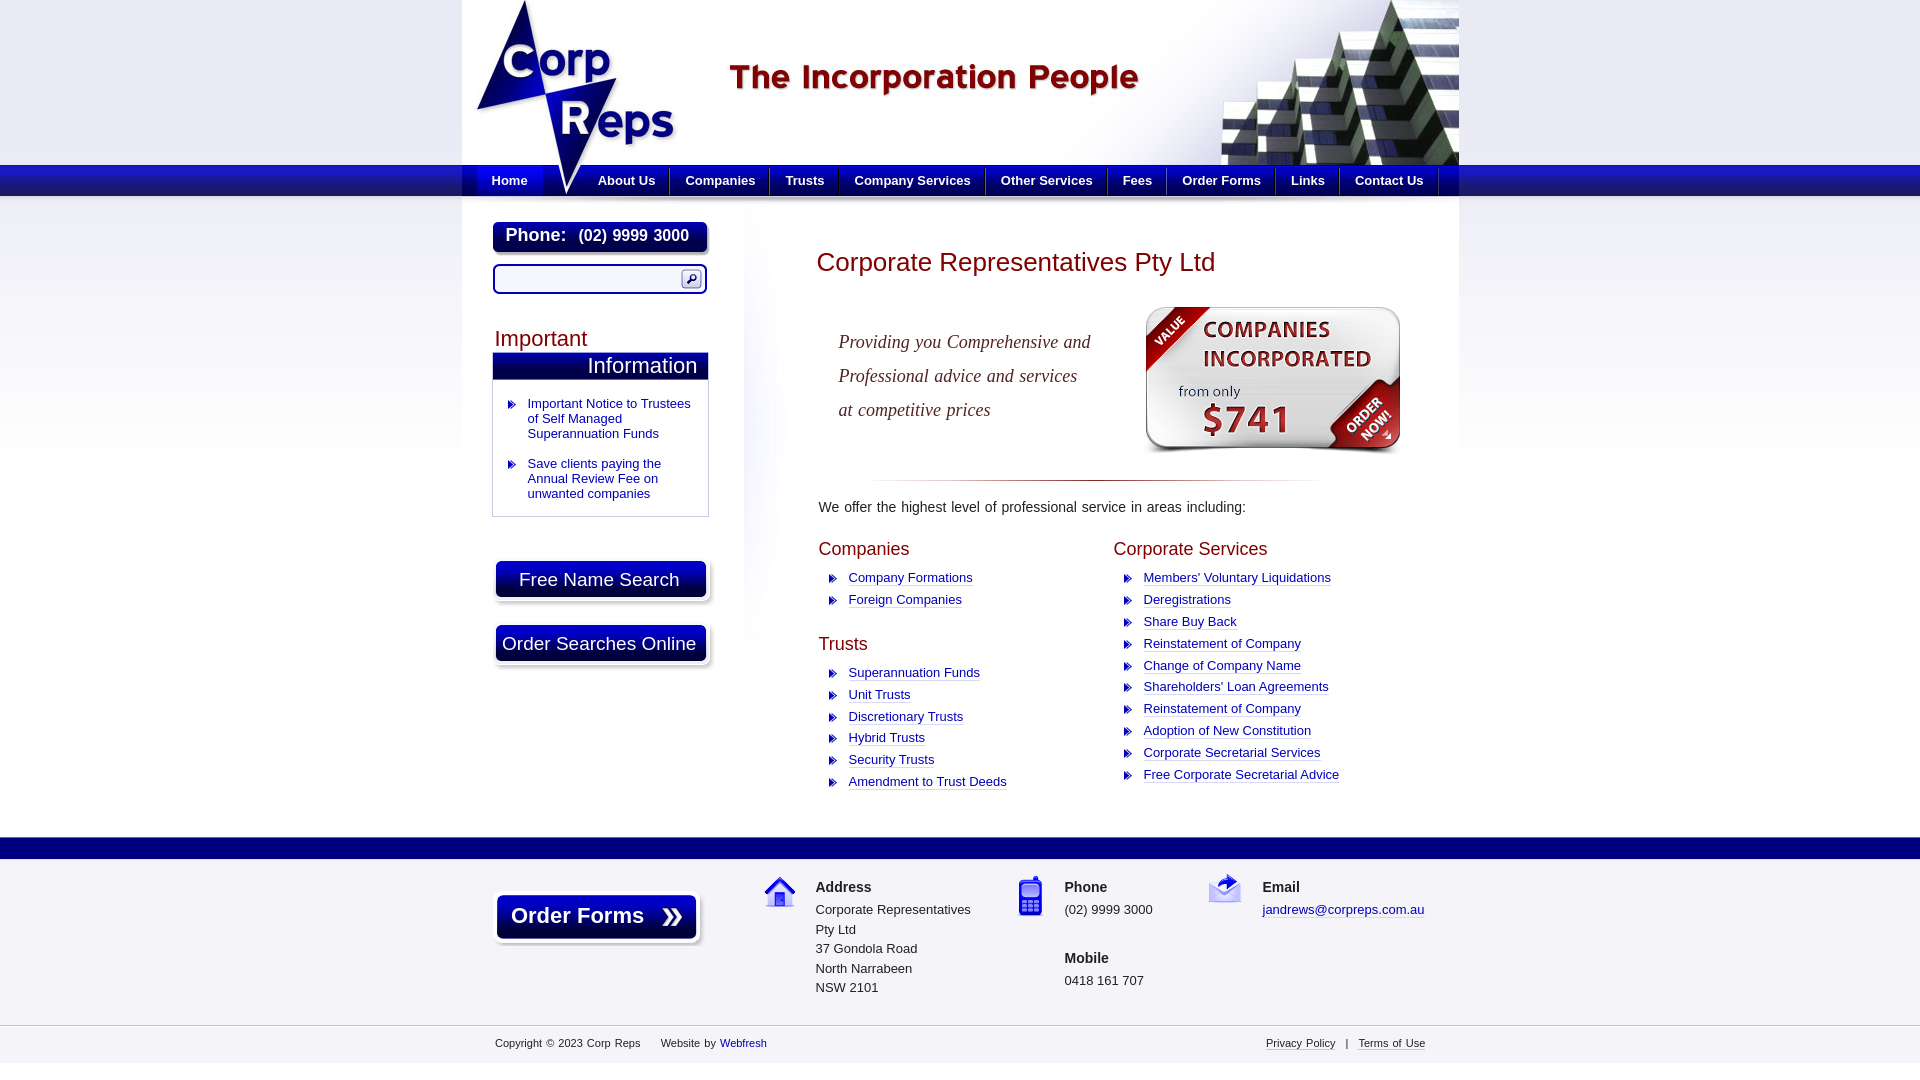 This screenshot has height=1080, width=1920. What do you see at coordinates (890, 759) in the screenshot?
I see `'Security Trusts'` at bounding box center [890, 759].